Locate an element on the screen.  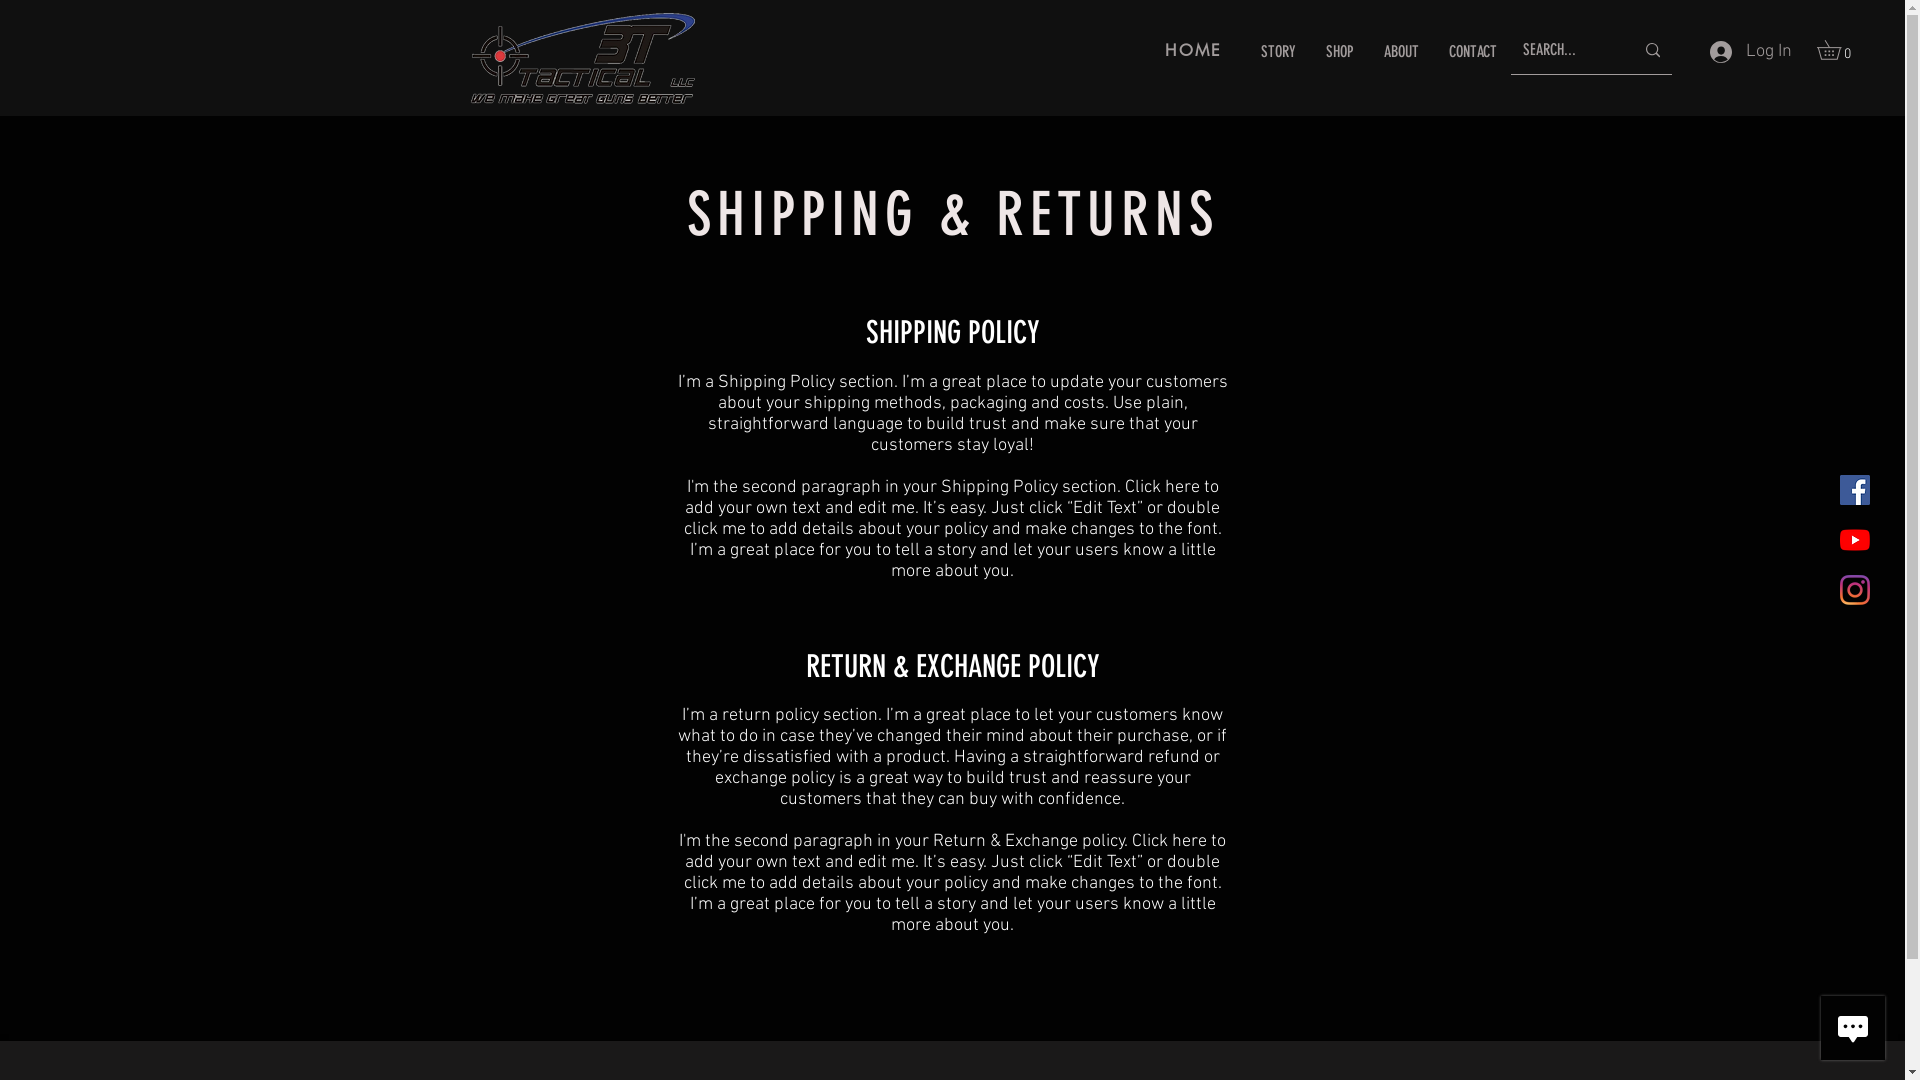
'HOME' is located at coordinates (1194, 49).